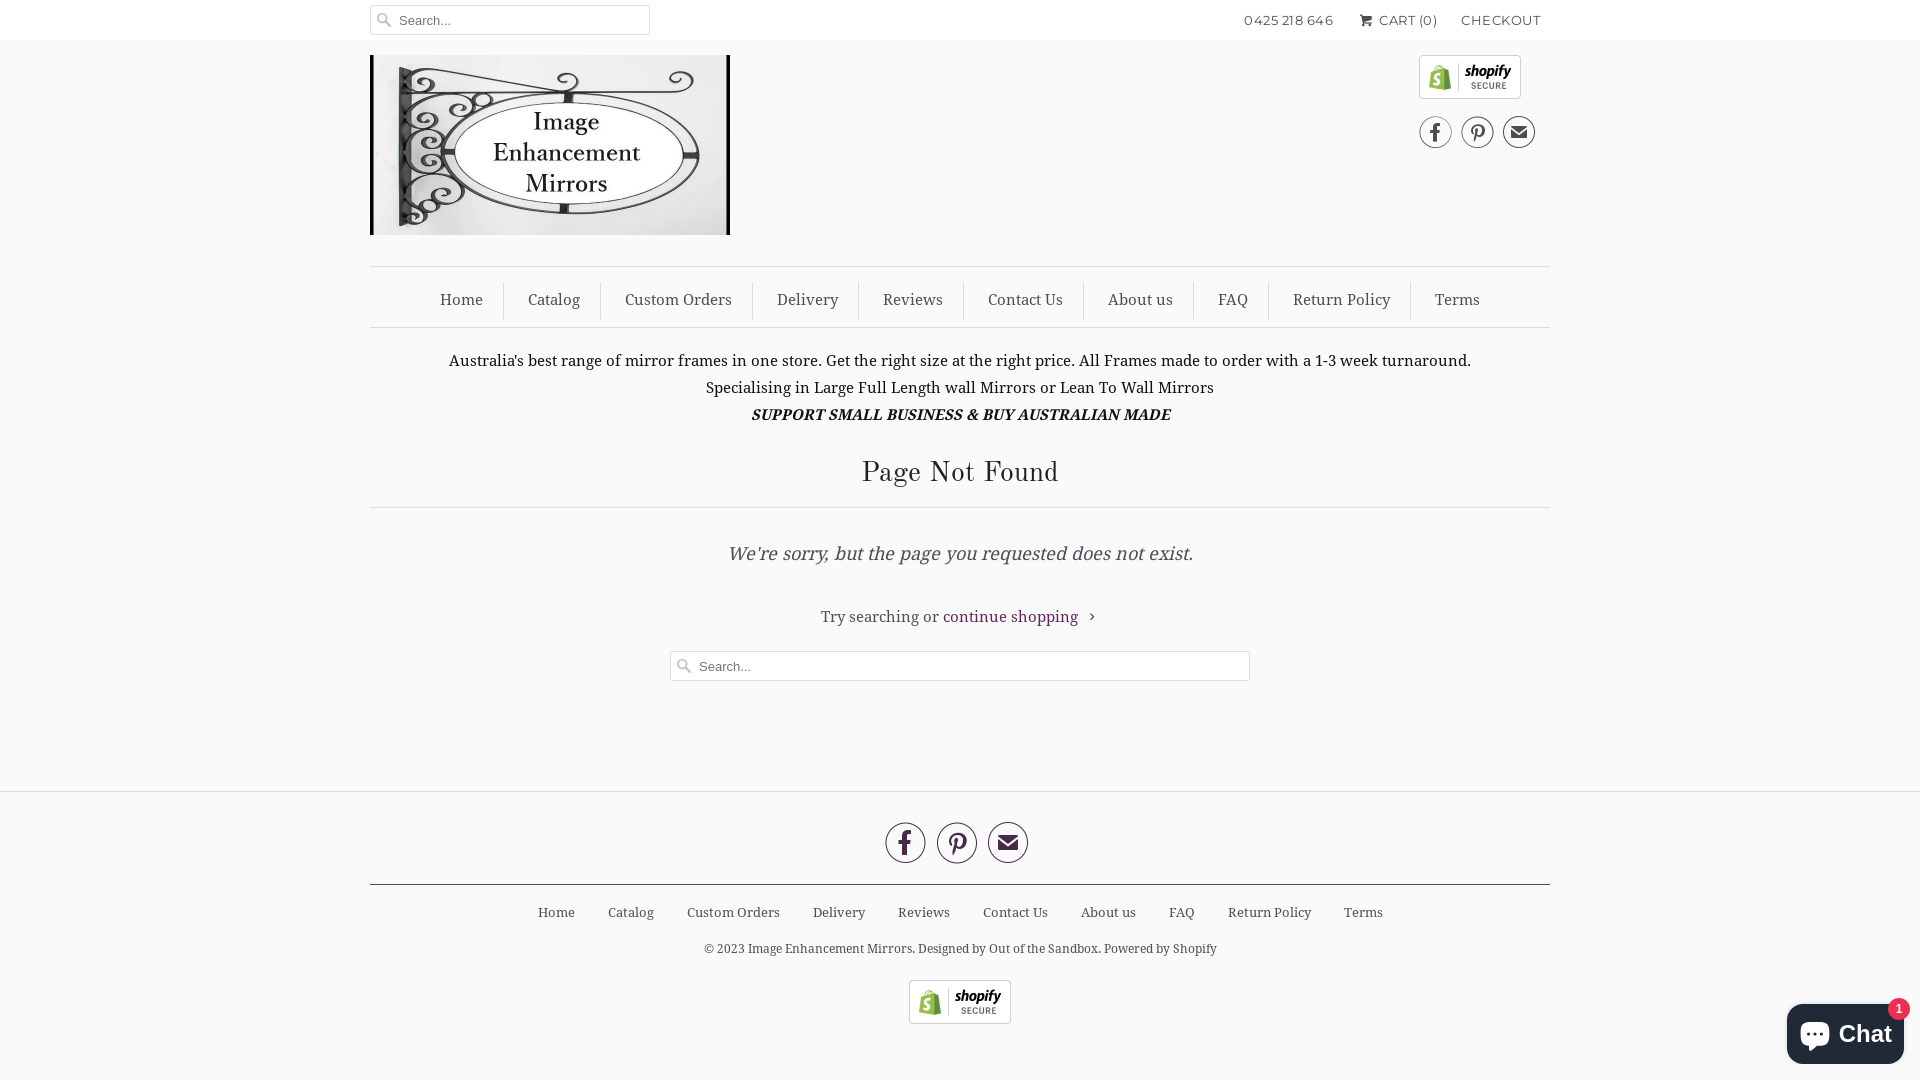  Describe the element at coordinates (1025, 300) in the screenshot. I see `'Contact Us'` at that location.